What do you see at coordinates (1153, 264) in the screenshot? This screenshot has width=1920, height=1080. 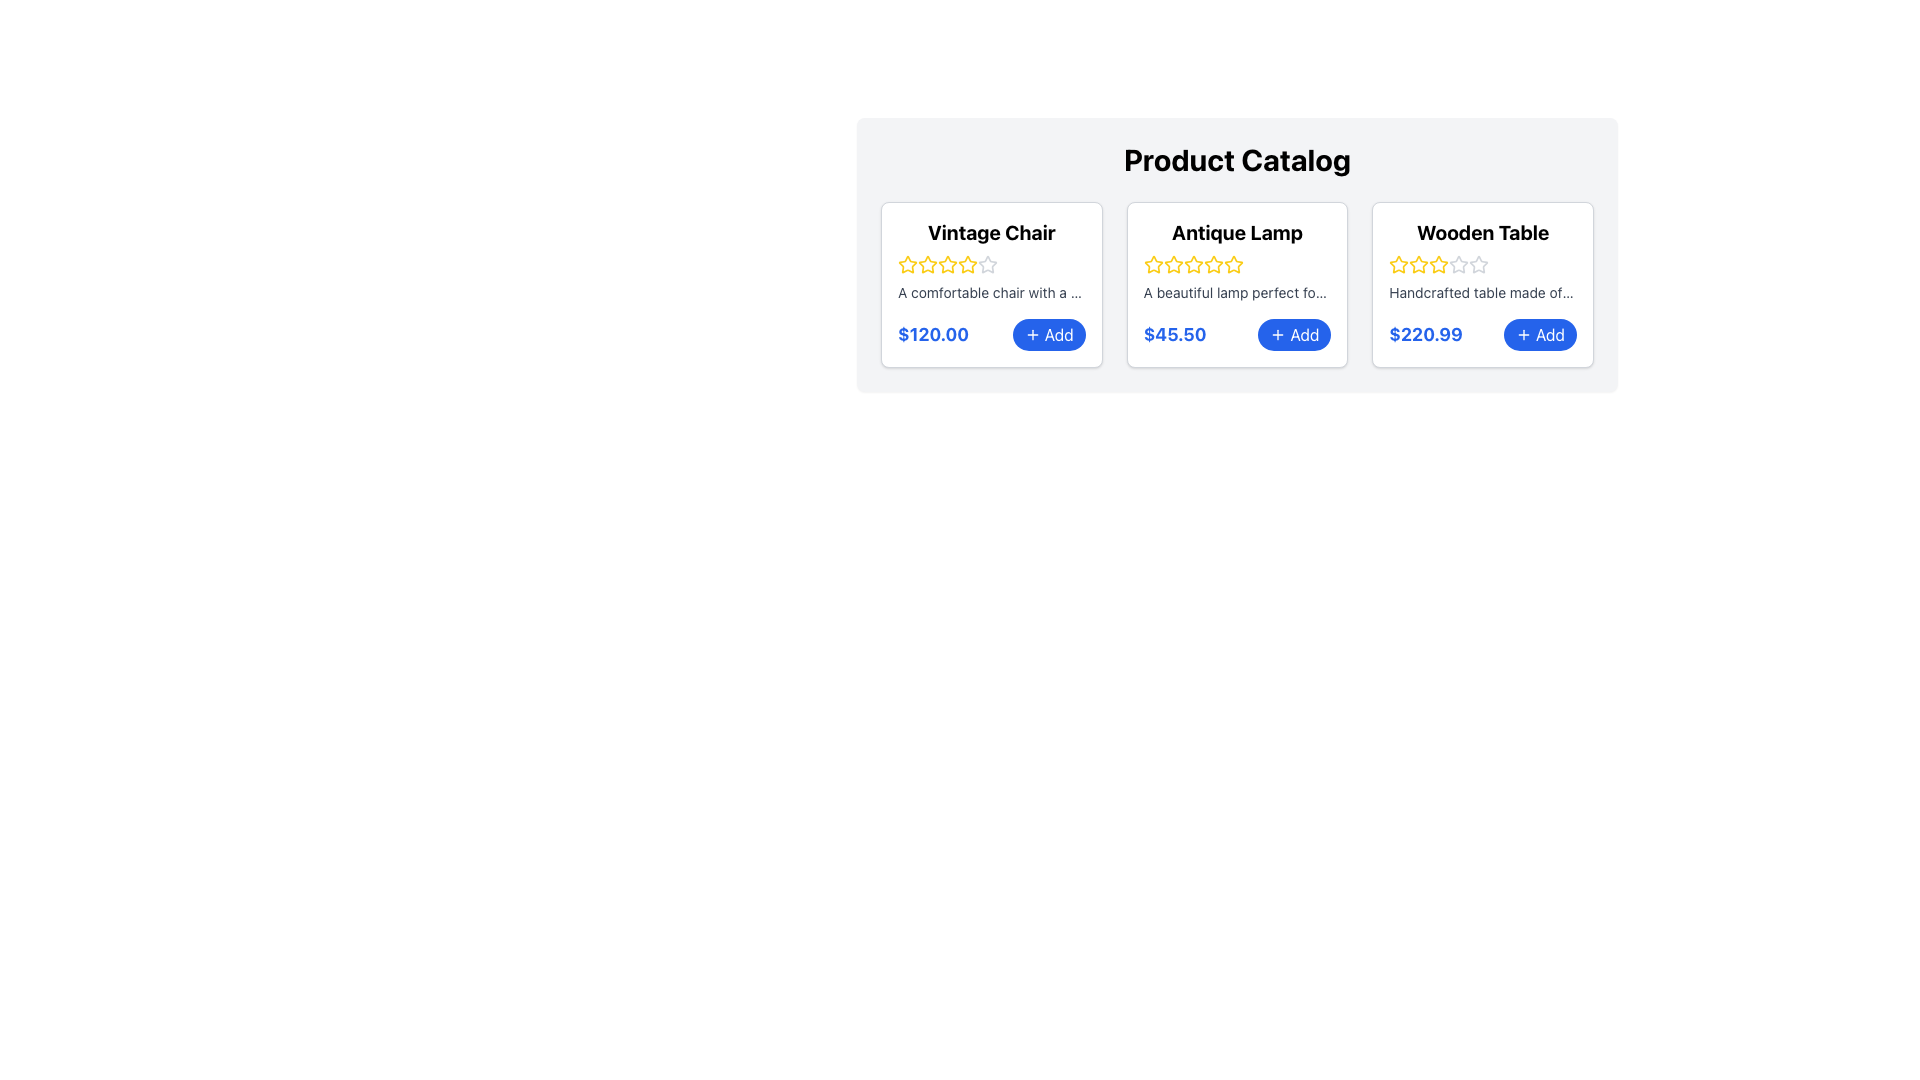 I see `the first star icon in the rating component of the 'Antique Lamp' product card, which is highlighted in bright yellow` at bounding box center [1153, 264].